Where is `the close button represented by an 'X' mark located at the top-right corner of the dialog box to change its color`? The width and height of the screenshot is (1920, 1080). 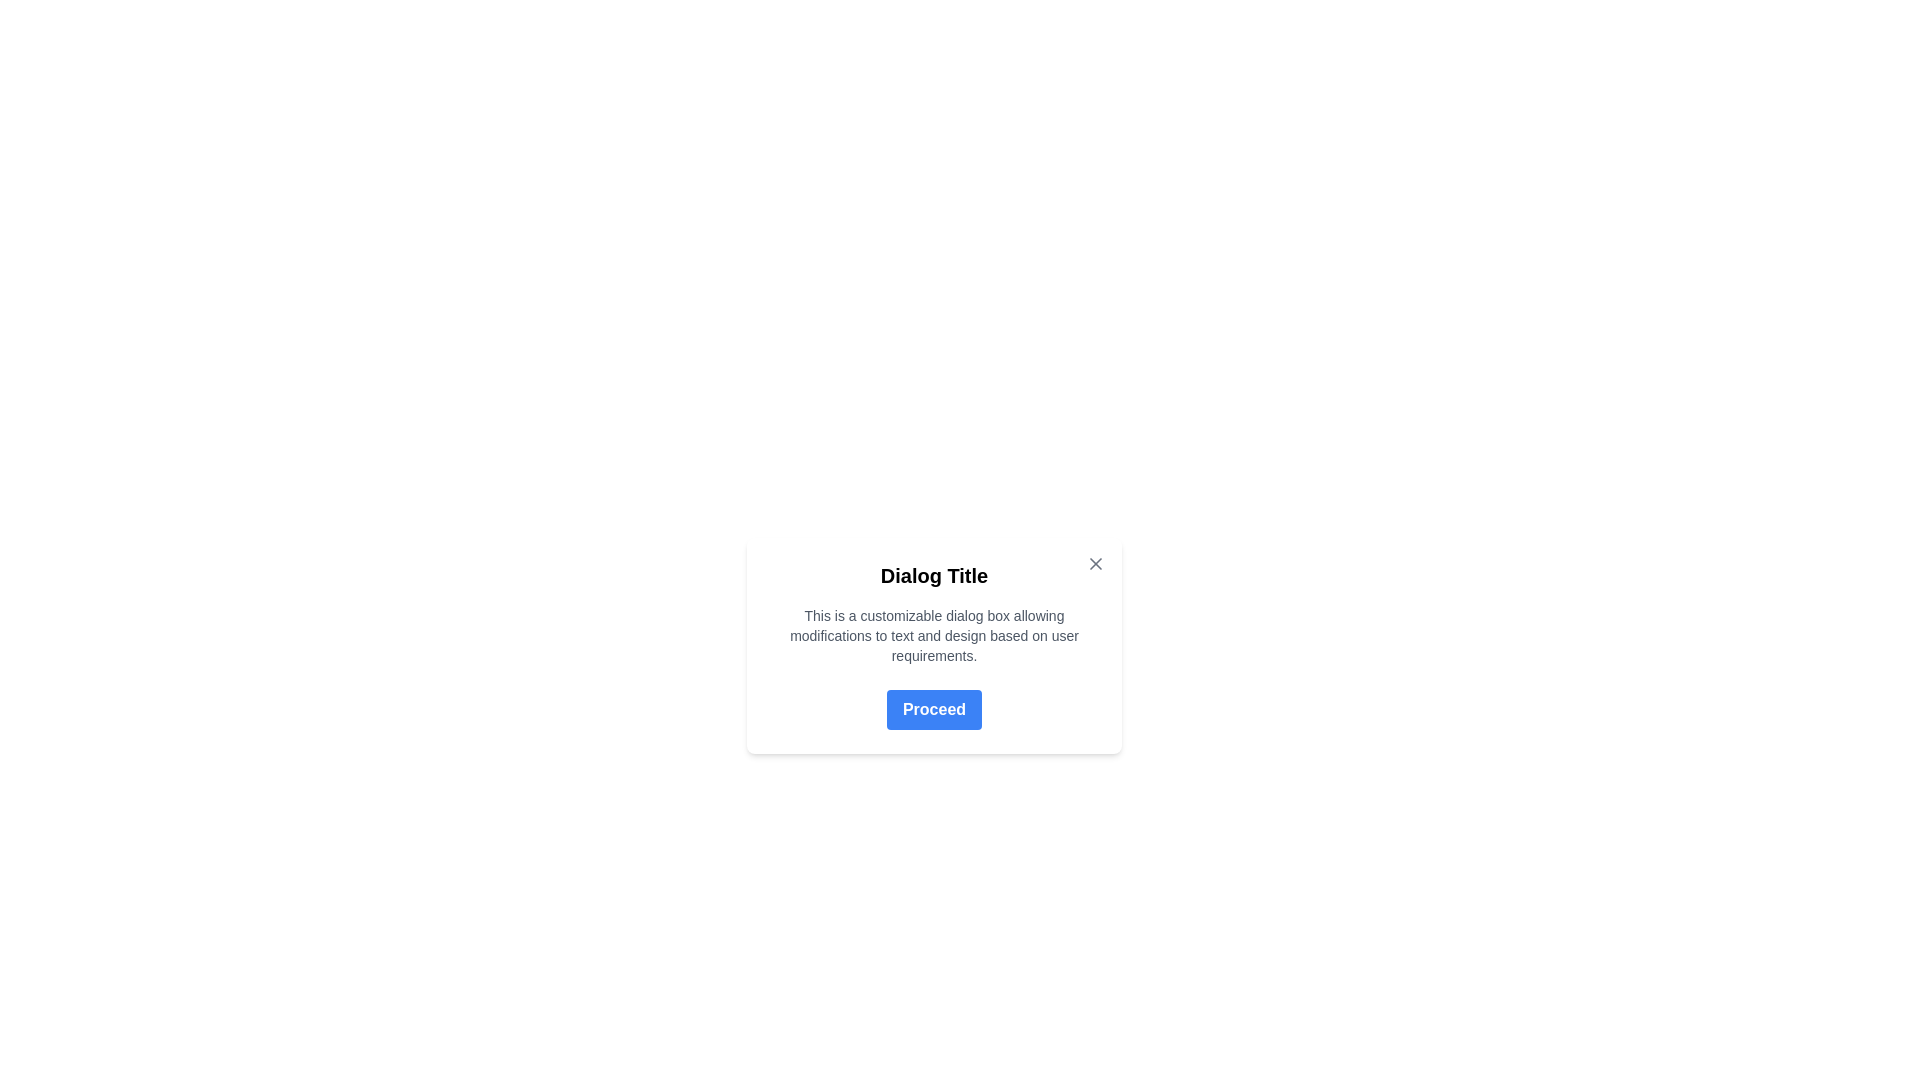
the close button represented by an 'X' mark located at the top-right corner of the dialog box to change its color is located at coordinates (1094, 563).